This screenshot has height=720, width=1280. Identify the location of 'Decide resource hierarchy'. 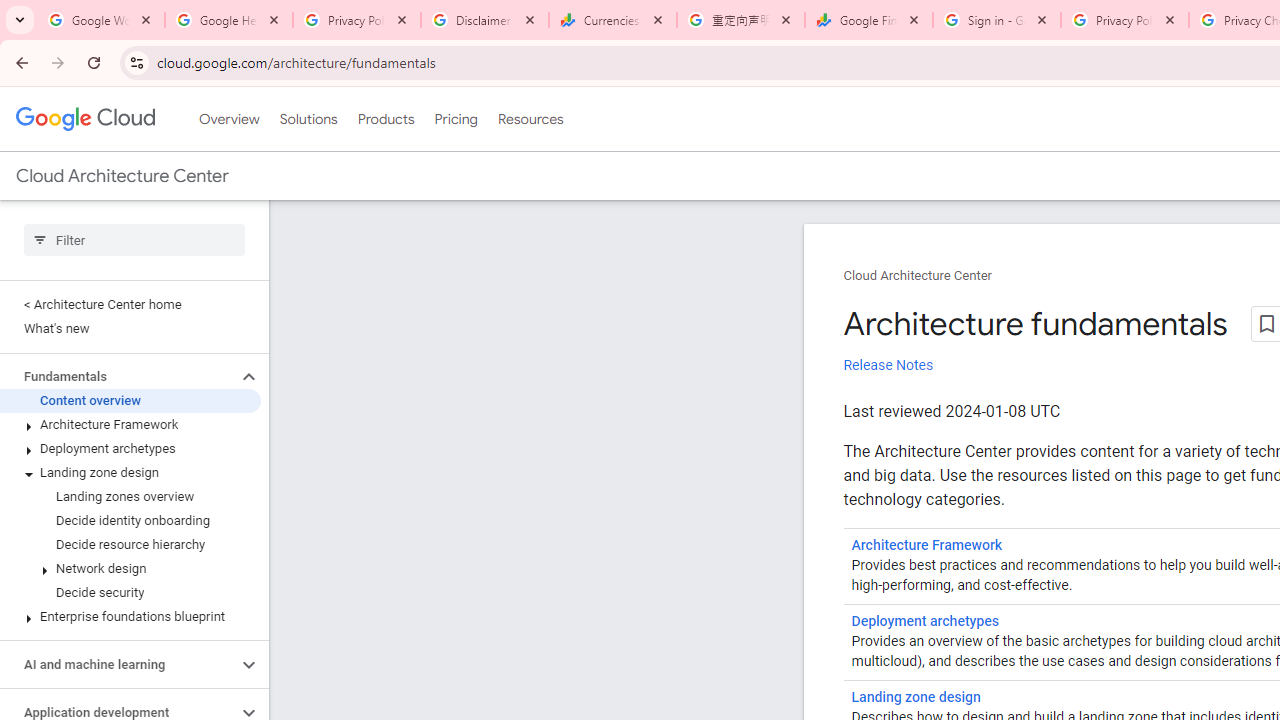
(129, 545).